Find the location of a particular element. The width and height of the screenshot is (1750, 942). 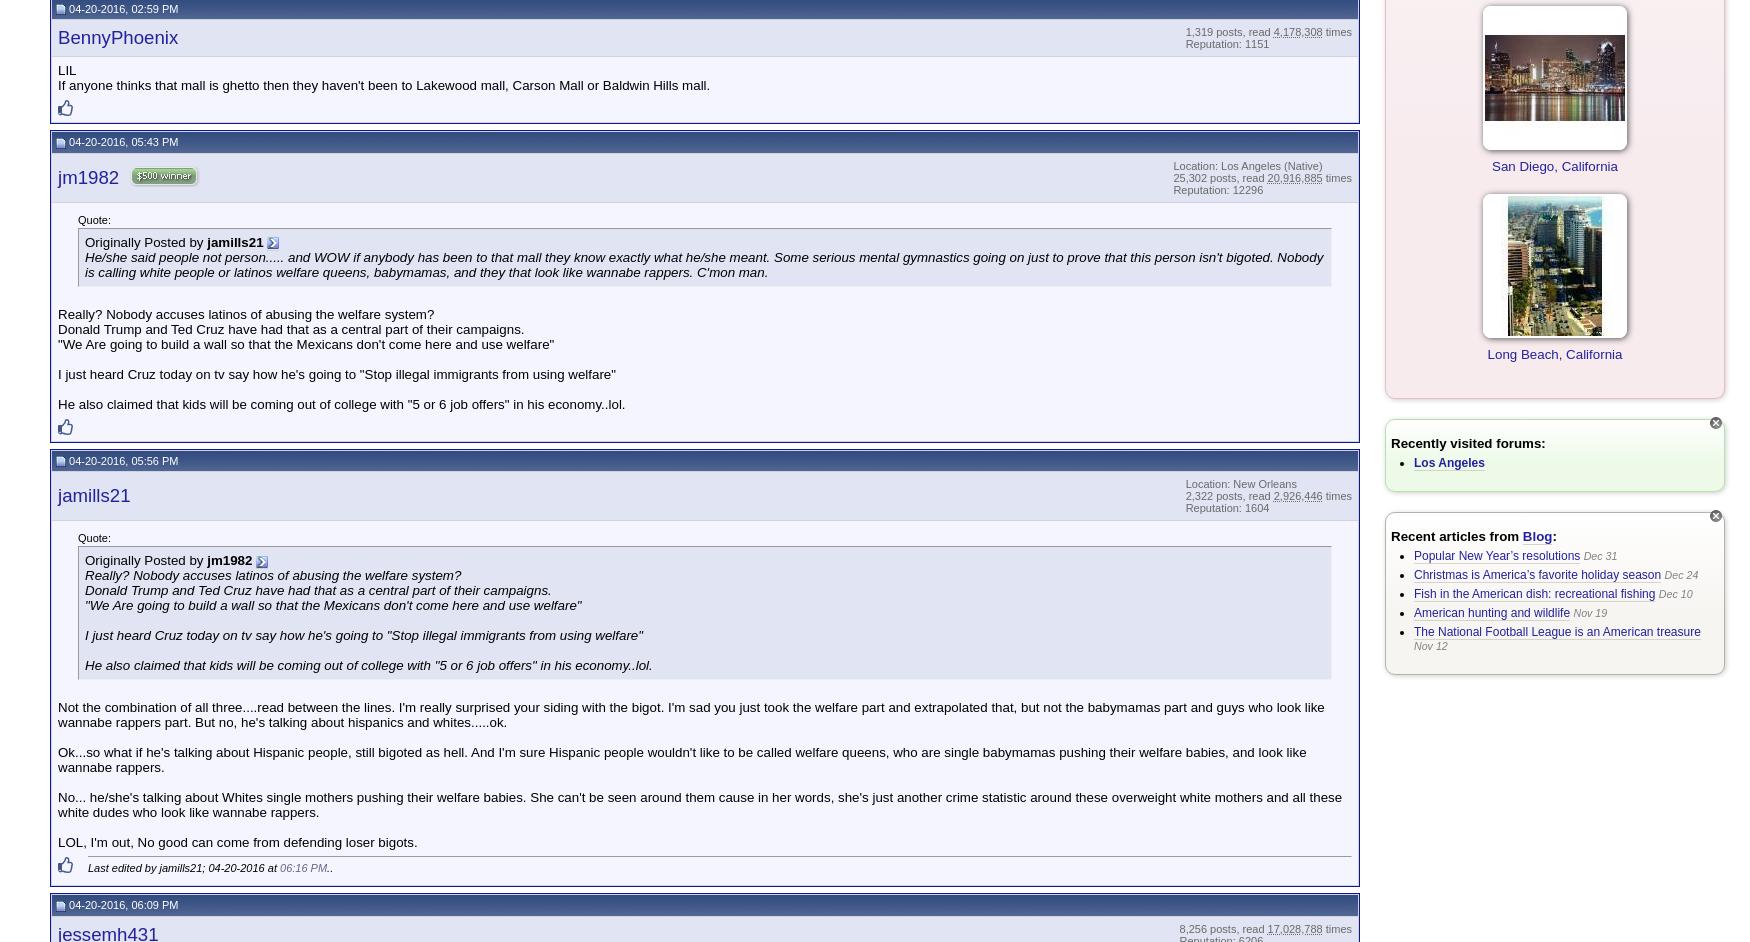

'He/she said people not person..... and WOW if anybody has been to that mall they know exactly what he/she meant. Some serious mental gymnastics going on just to prove that this person isn't bigoted. Nobody is calling white people or latinos welfare queens, babymamas, and they that look like wannabe rappers. C'mon man.' is located at coordinates (704, 263).